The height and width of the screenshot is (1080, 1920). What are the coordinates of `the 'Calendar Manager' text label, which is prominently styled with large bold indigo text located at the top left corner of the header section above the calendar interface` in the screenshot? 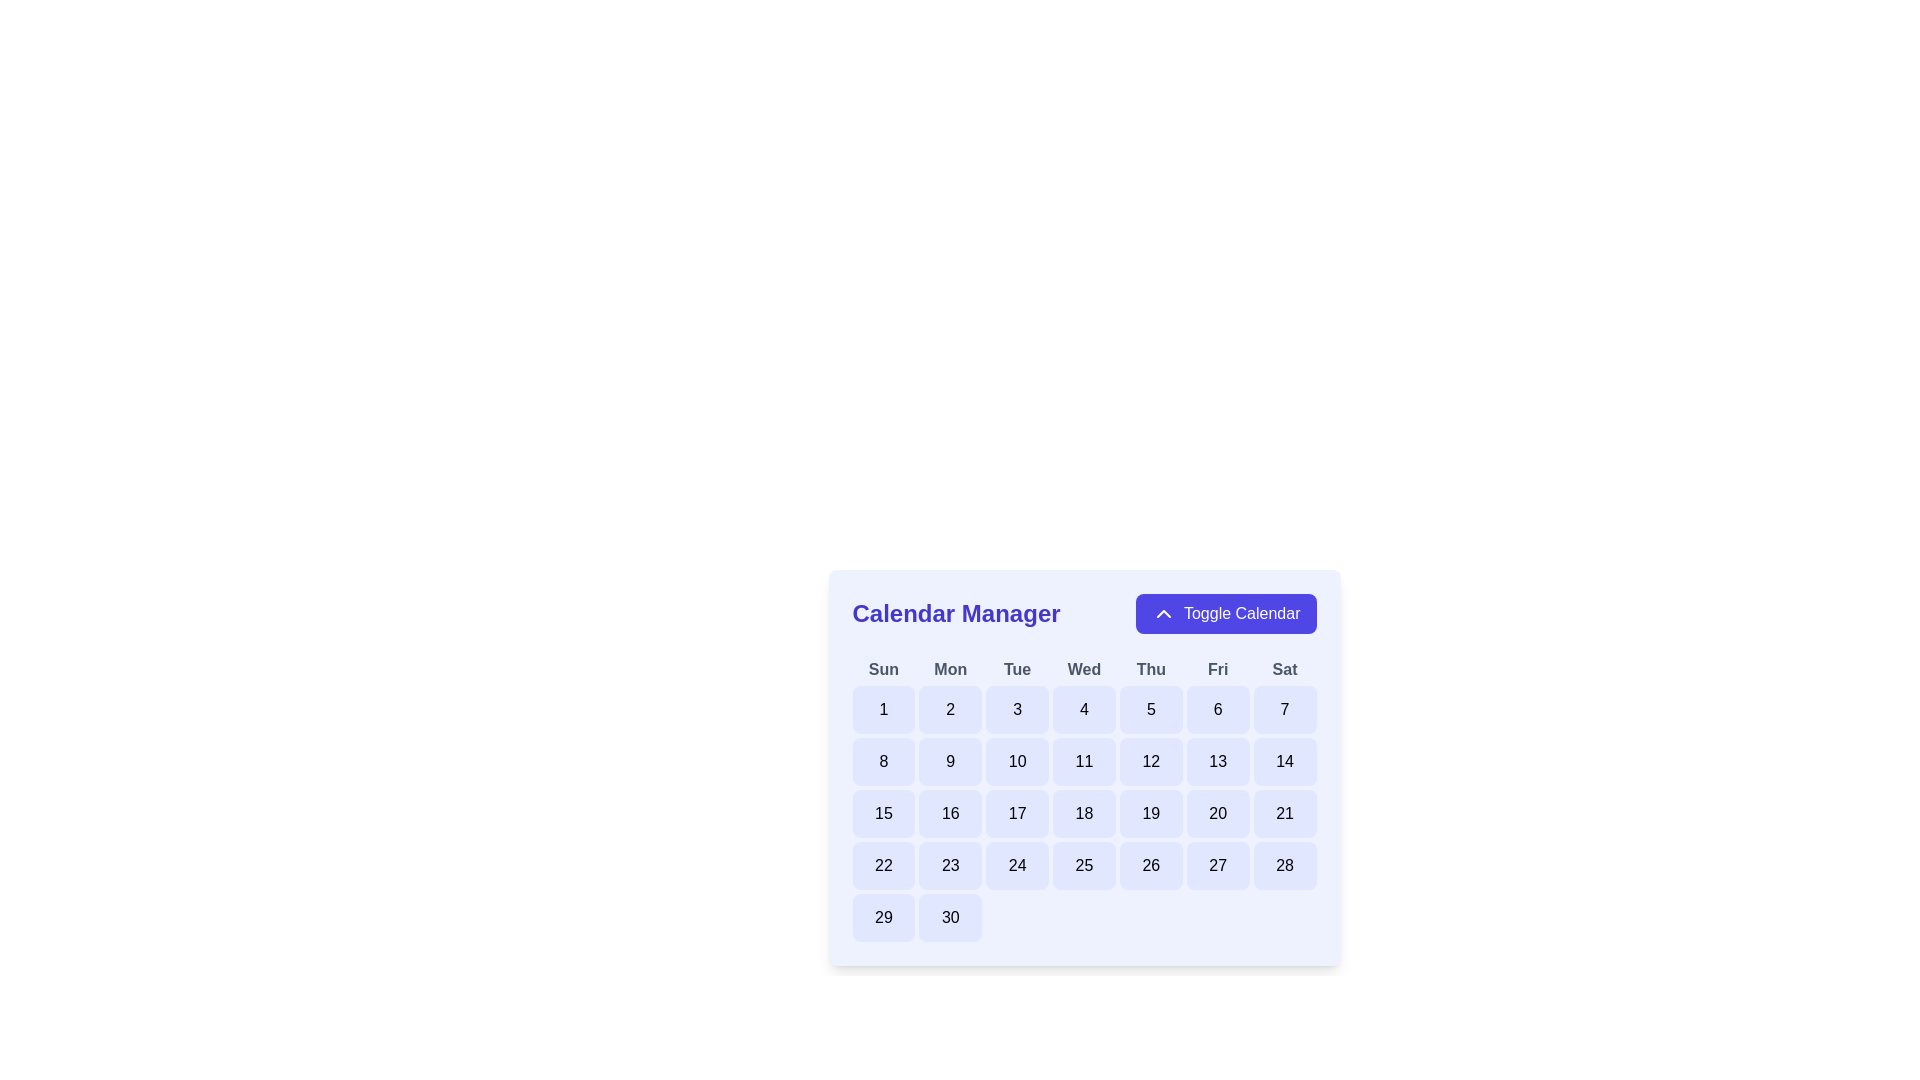 It's located at (955, 612).